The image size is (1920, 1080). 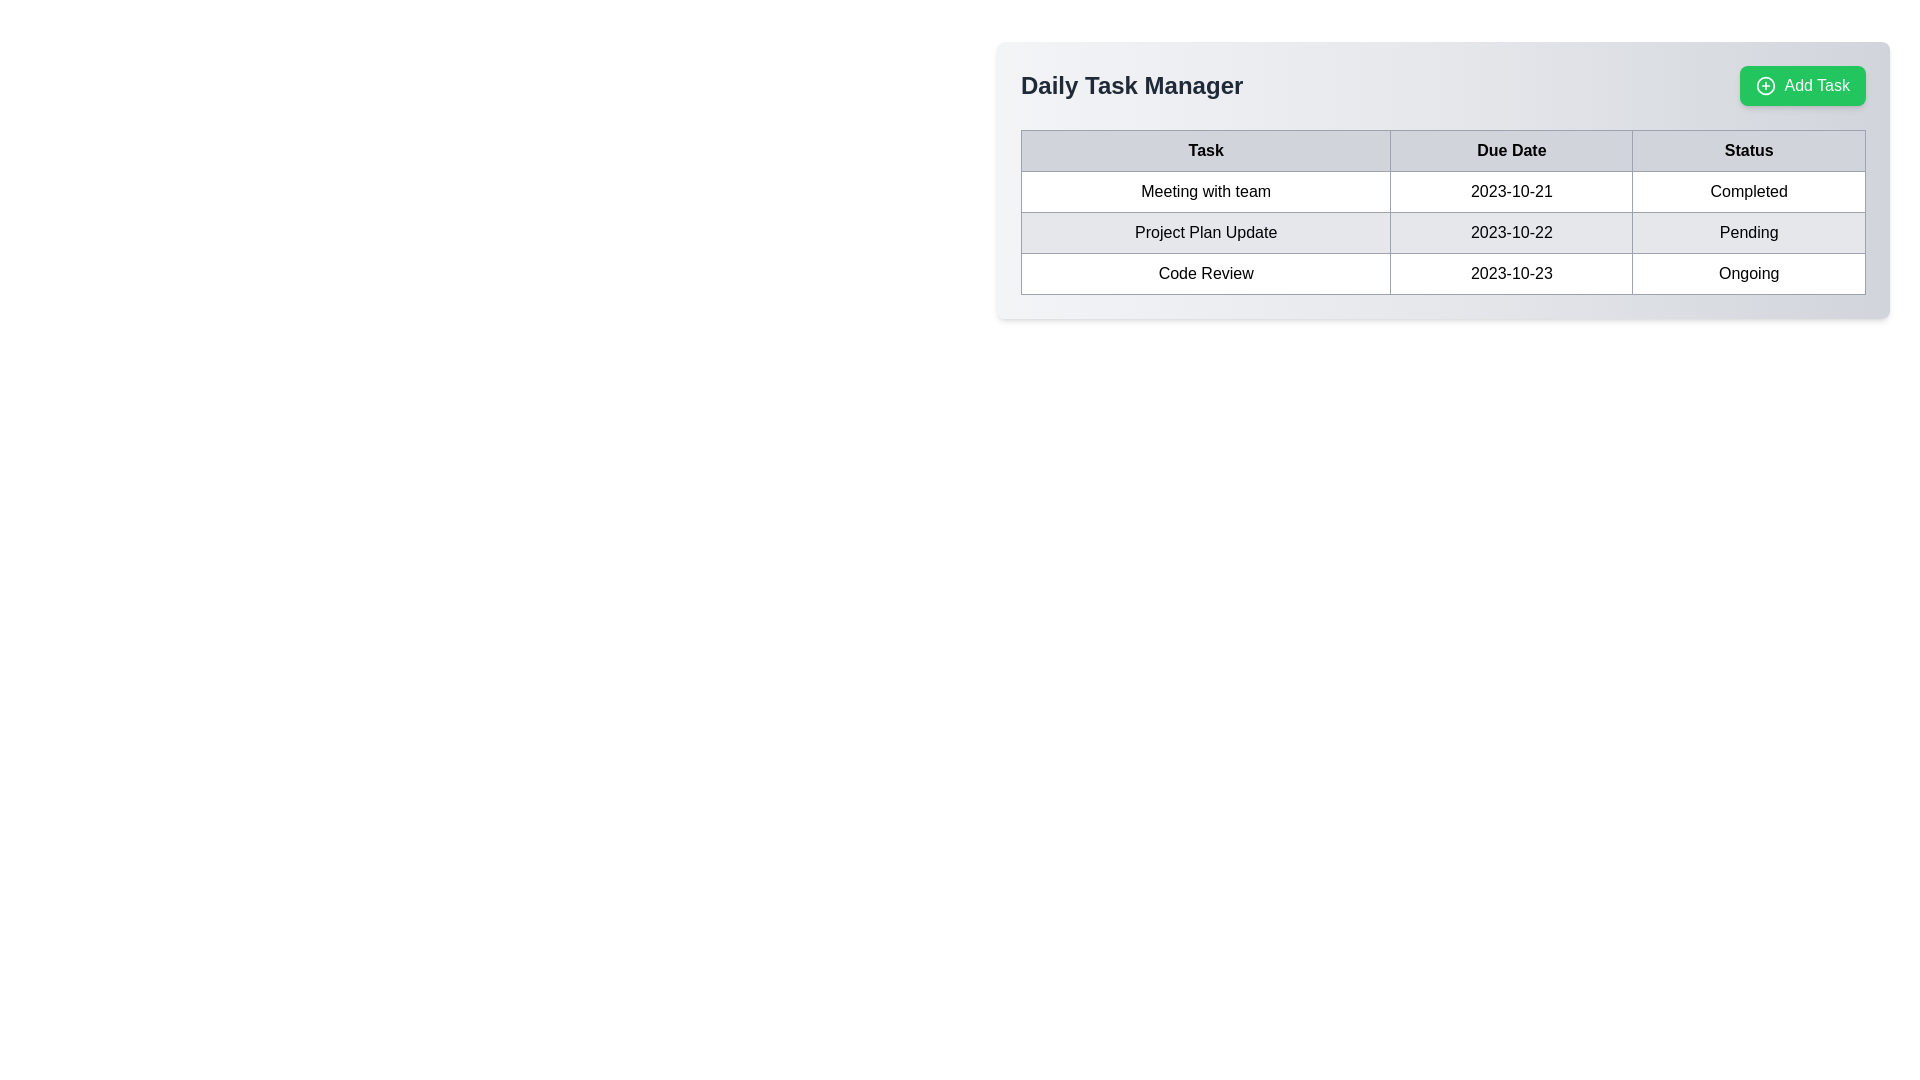 I want to click on text of the first cell in the second row of the table under the 'Task' column, which displays the title or description of a task in the task manager application, so click(x=1205, y=231).